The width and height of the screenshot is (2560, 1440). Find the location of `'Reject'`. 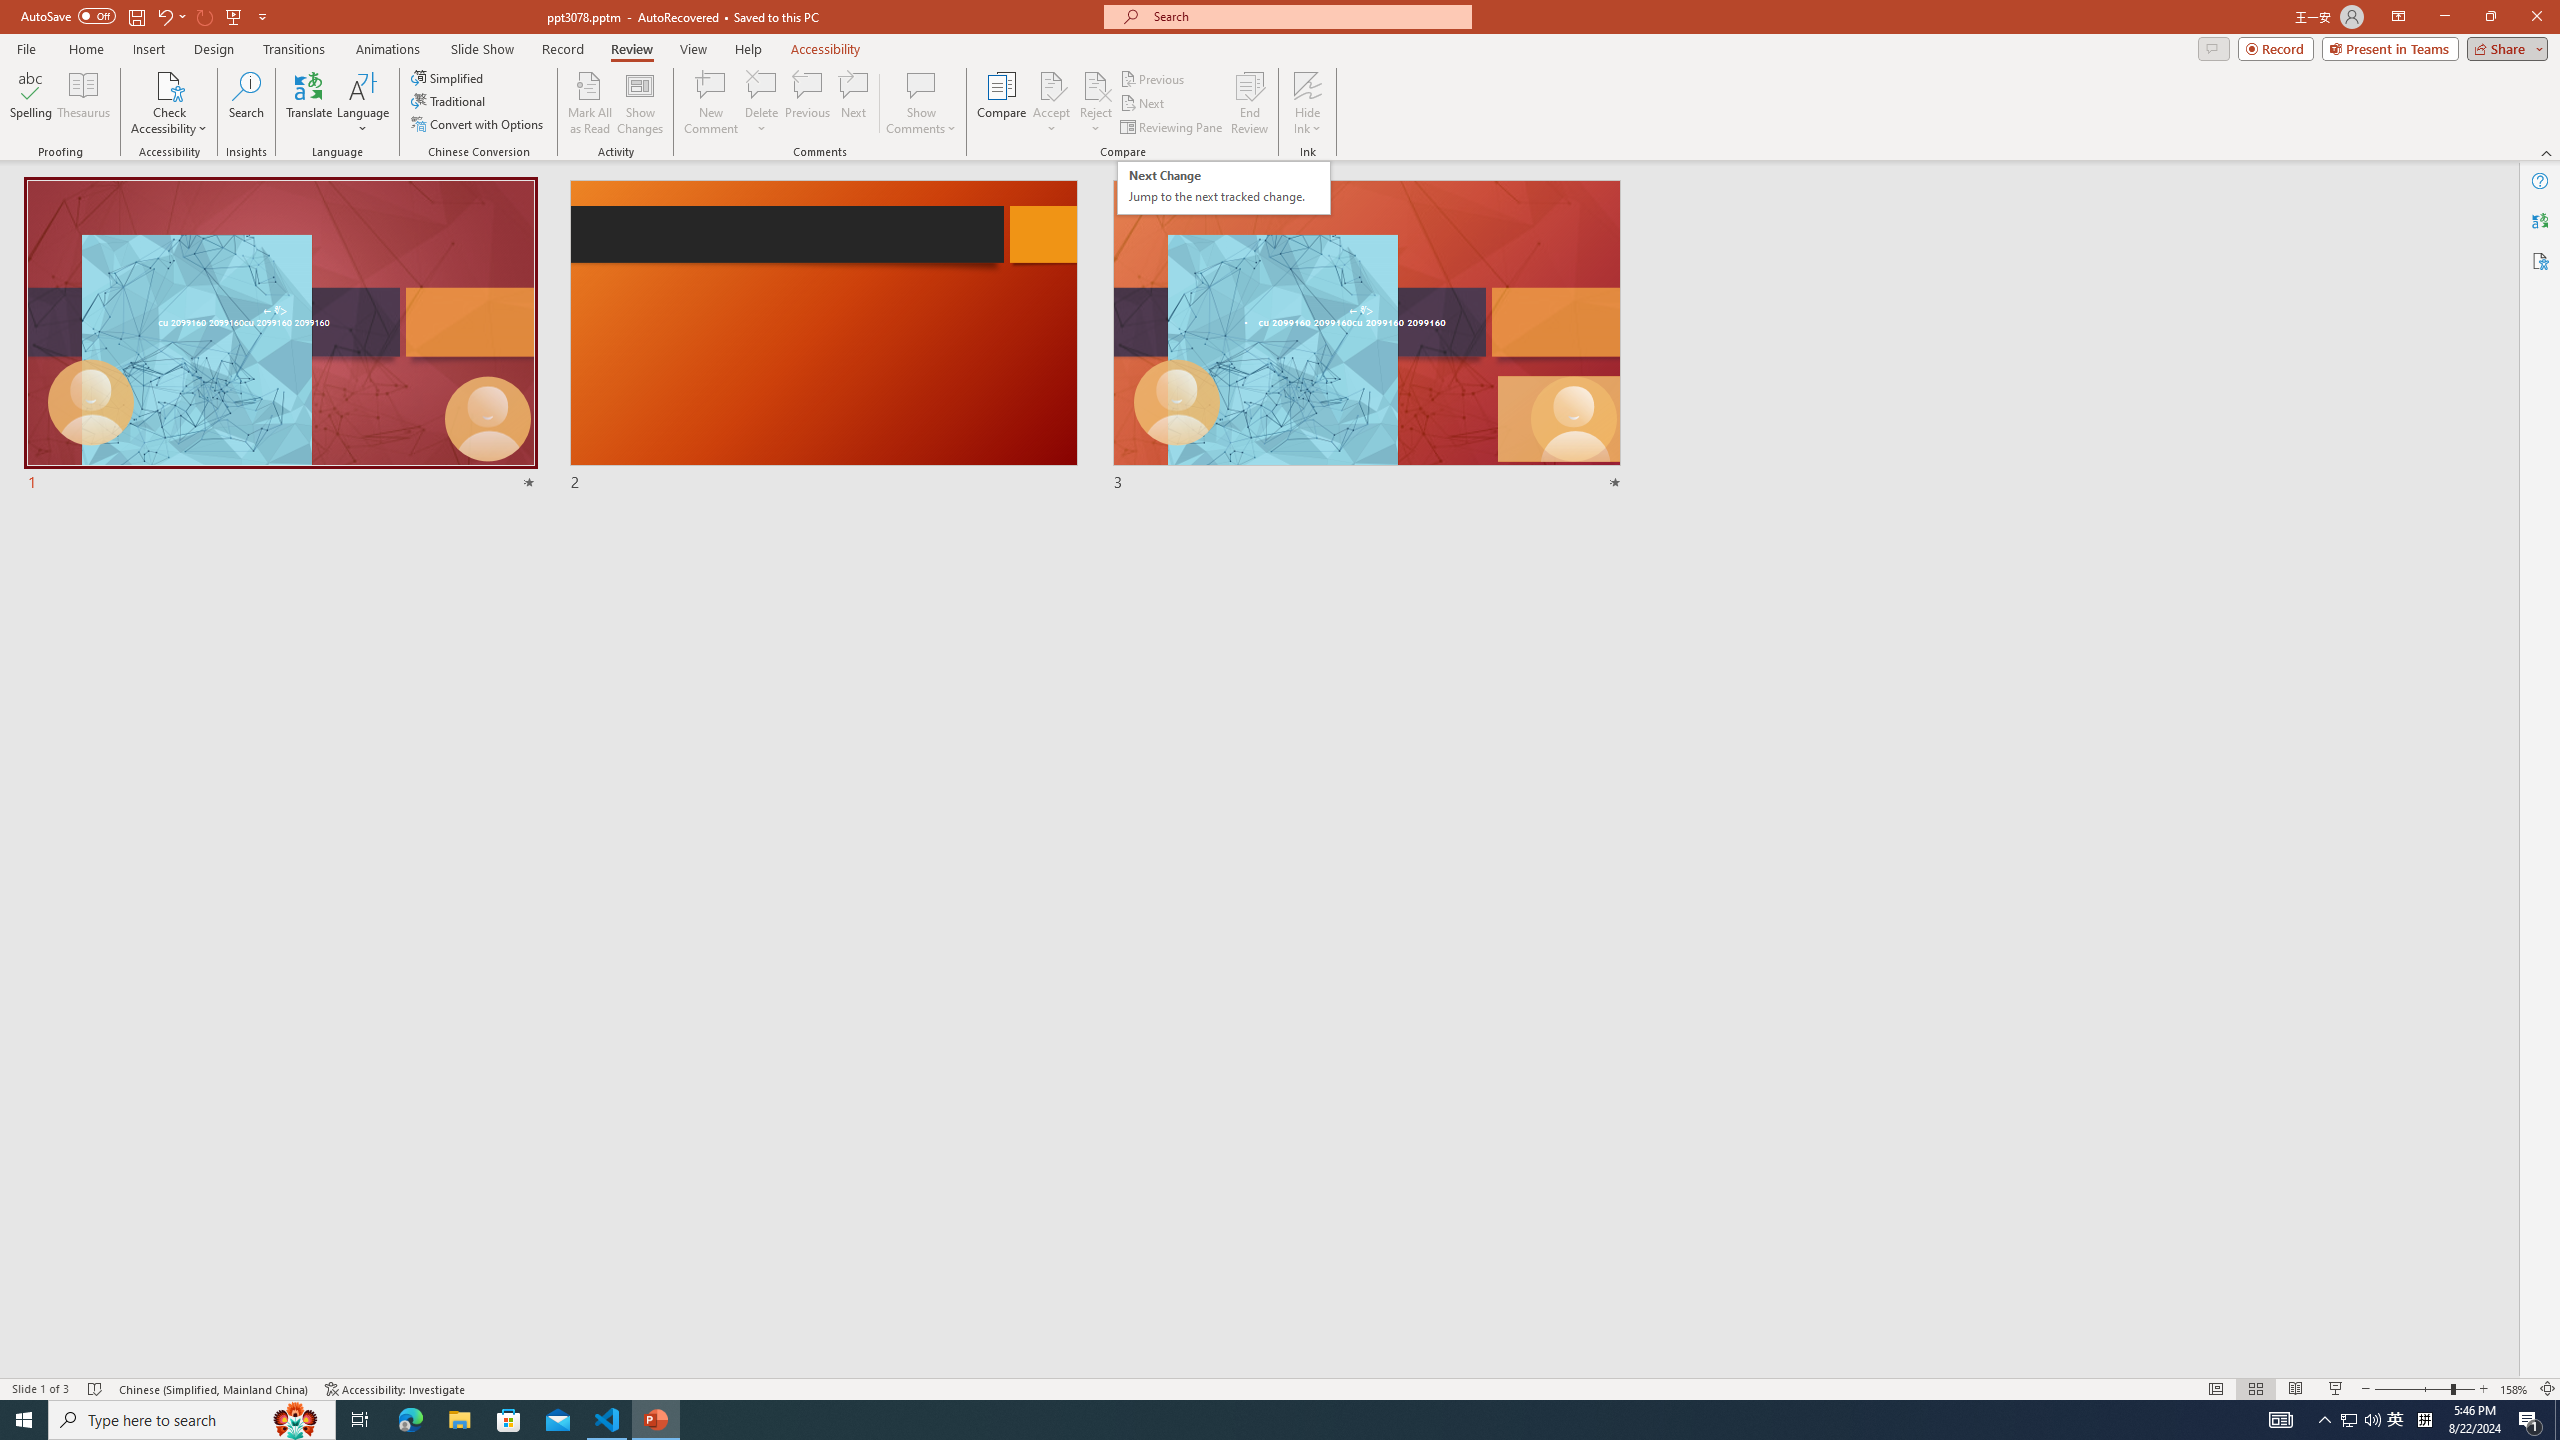

'Reject' is located at coordinates (1094, 103).